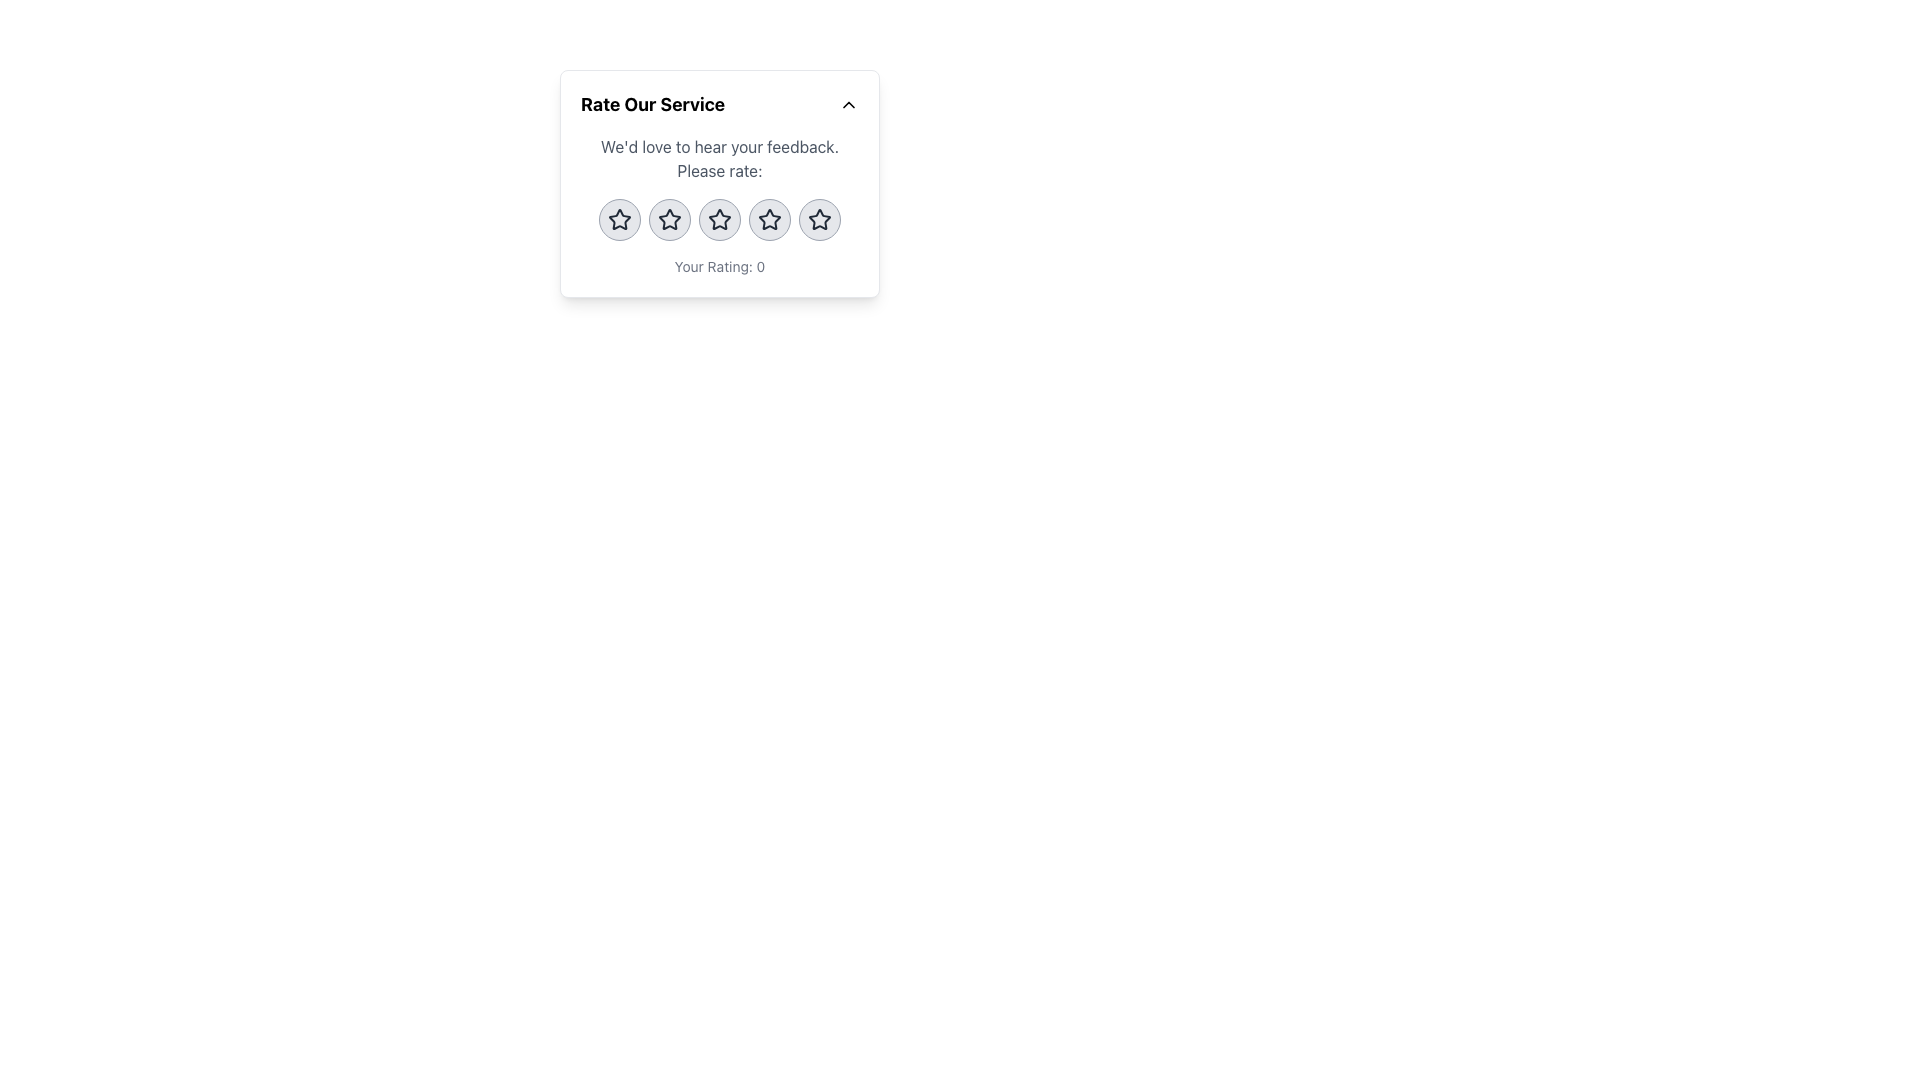 The height and width of the screenshot is (1080, 1920). Describe the element at coordinates (720, 265) in the screenshot. I see `the text display indicating the user's current rating selection located at the bottom of the feedback section, directly below the rating stars` at that location.